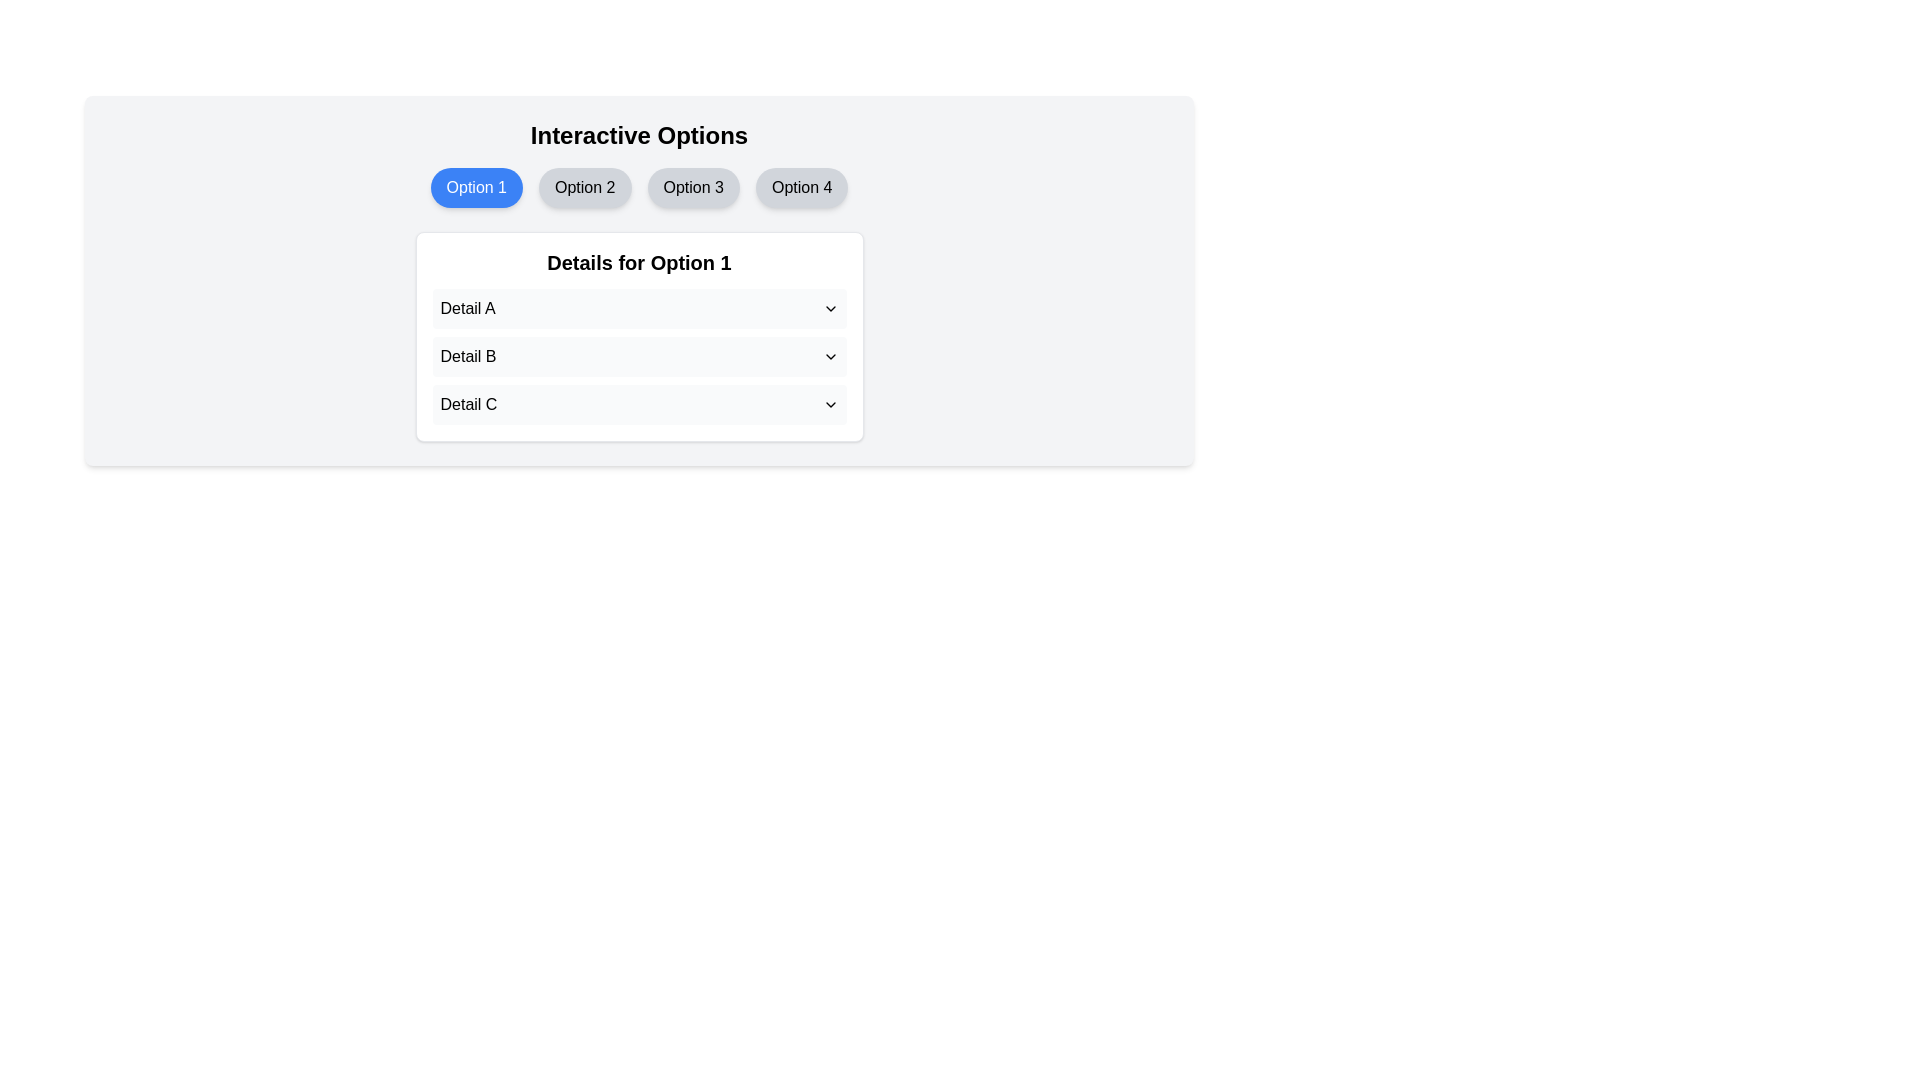 This screenshot has width=1920, height=1080. What do you see at coordinates (467, 308) in the screenshot?
I see `the static text label located in the 'Details for Option 1' section, which is the first line of text above 'Detail B' and 'Detail C'` at bounding box center [467, 308].